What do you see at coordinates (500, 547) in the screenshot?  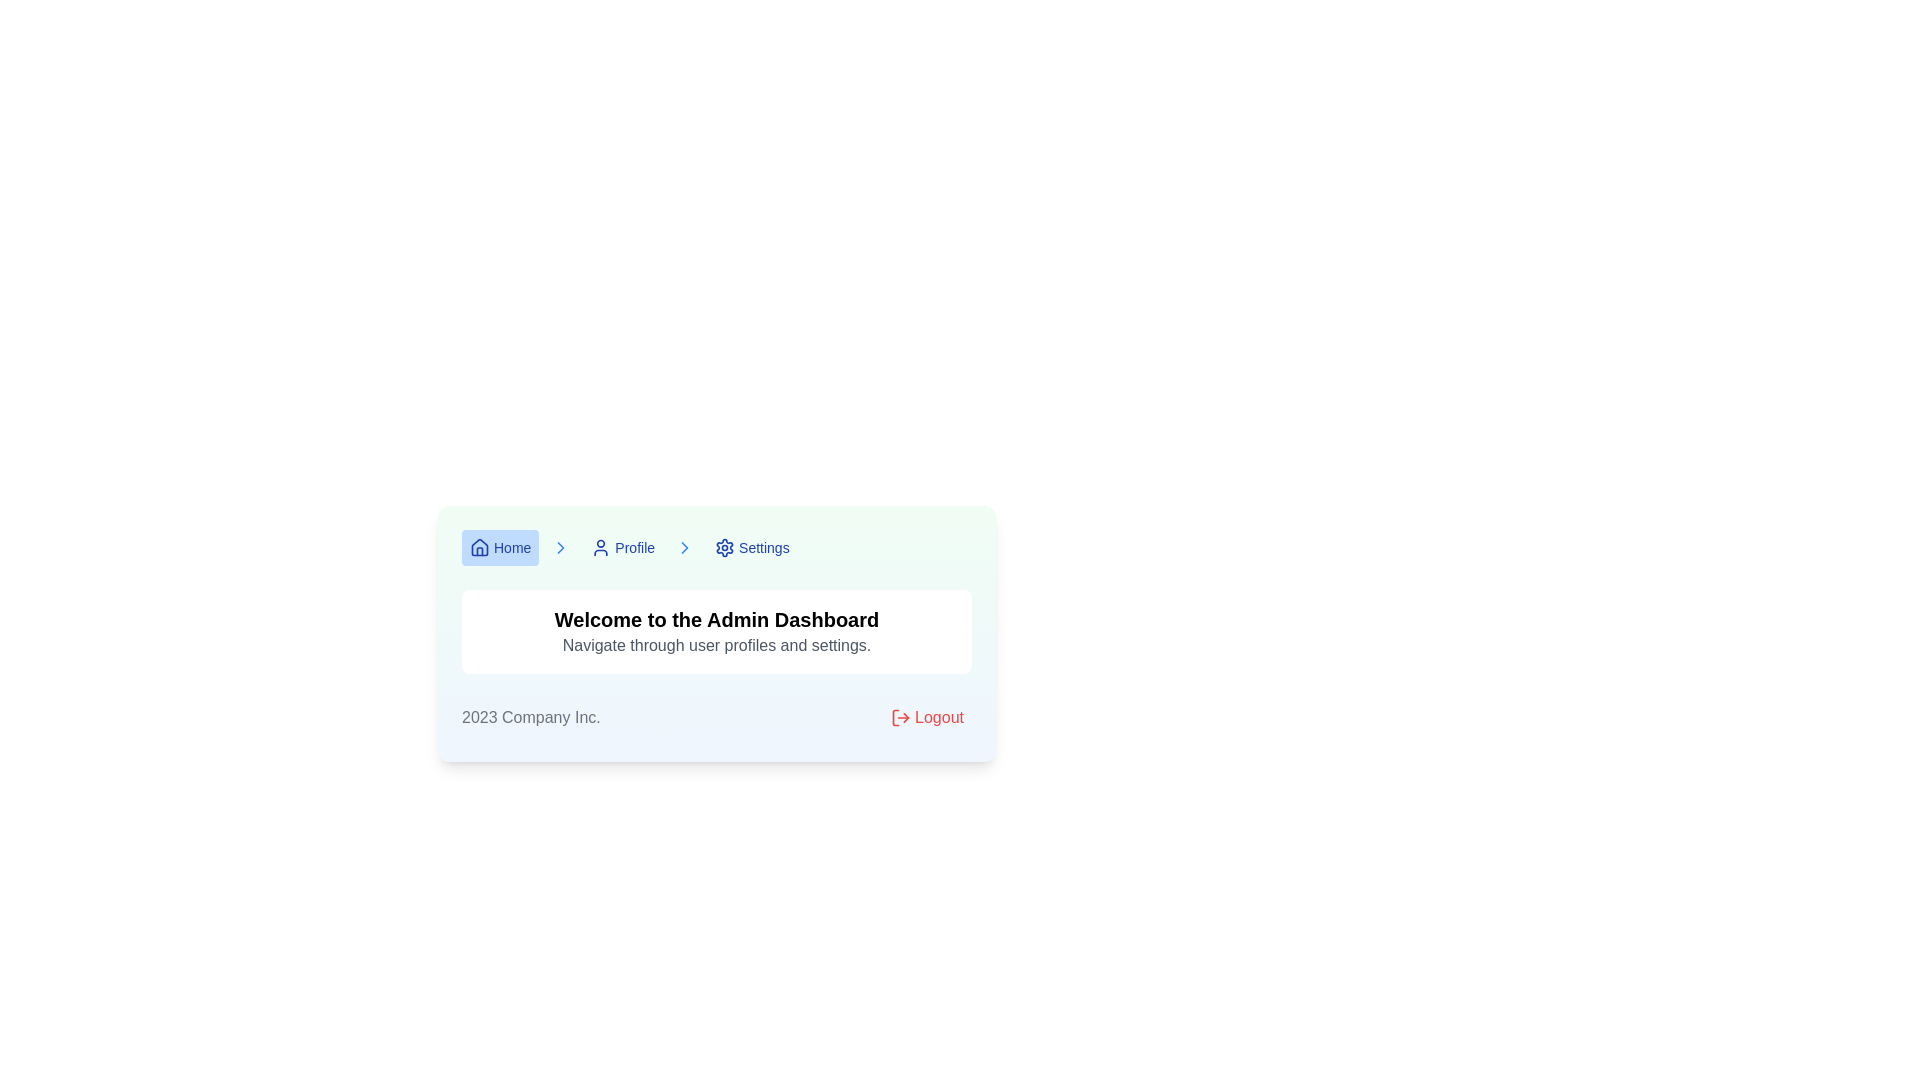 I see `the navigational button located at the upper left corner of the navigation bar` at bounding box center [500, 547].